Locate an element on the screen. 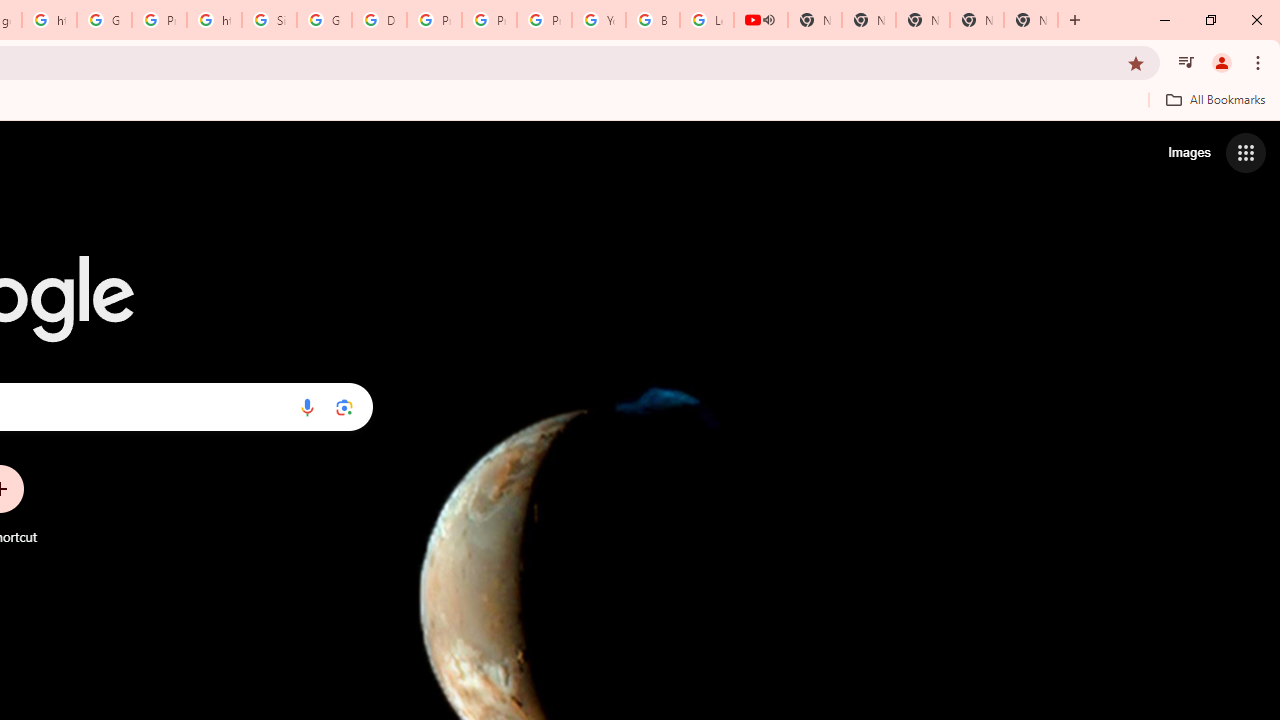 This screenshot has width=1280, height=720. 'YouTube' is located at coordinates (598, 20).